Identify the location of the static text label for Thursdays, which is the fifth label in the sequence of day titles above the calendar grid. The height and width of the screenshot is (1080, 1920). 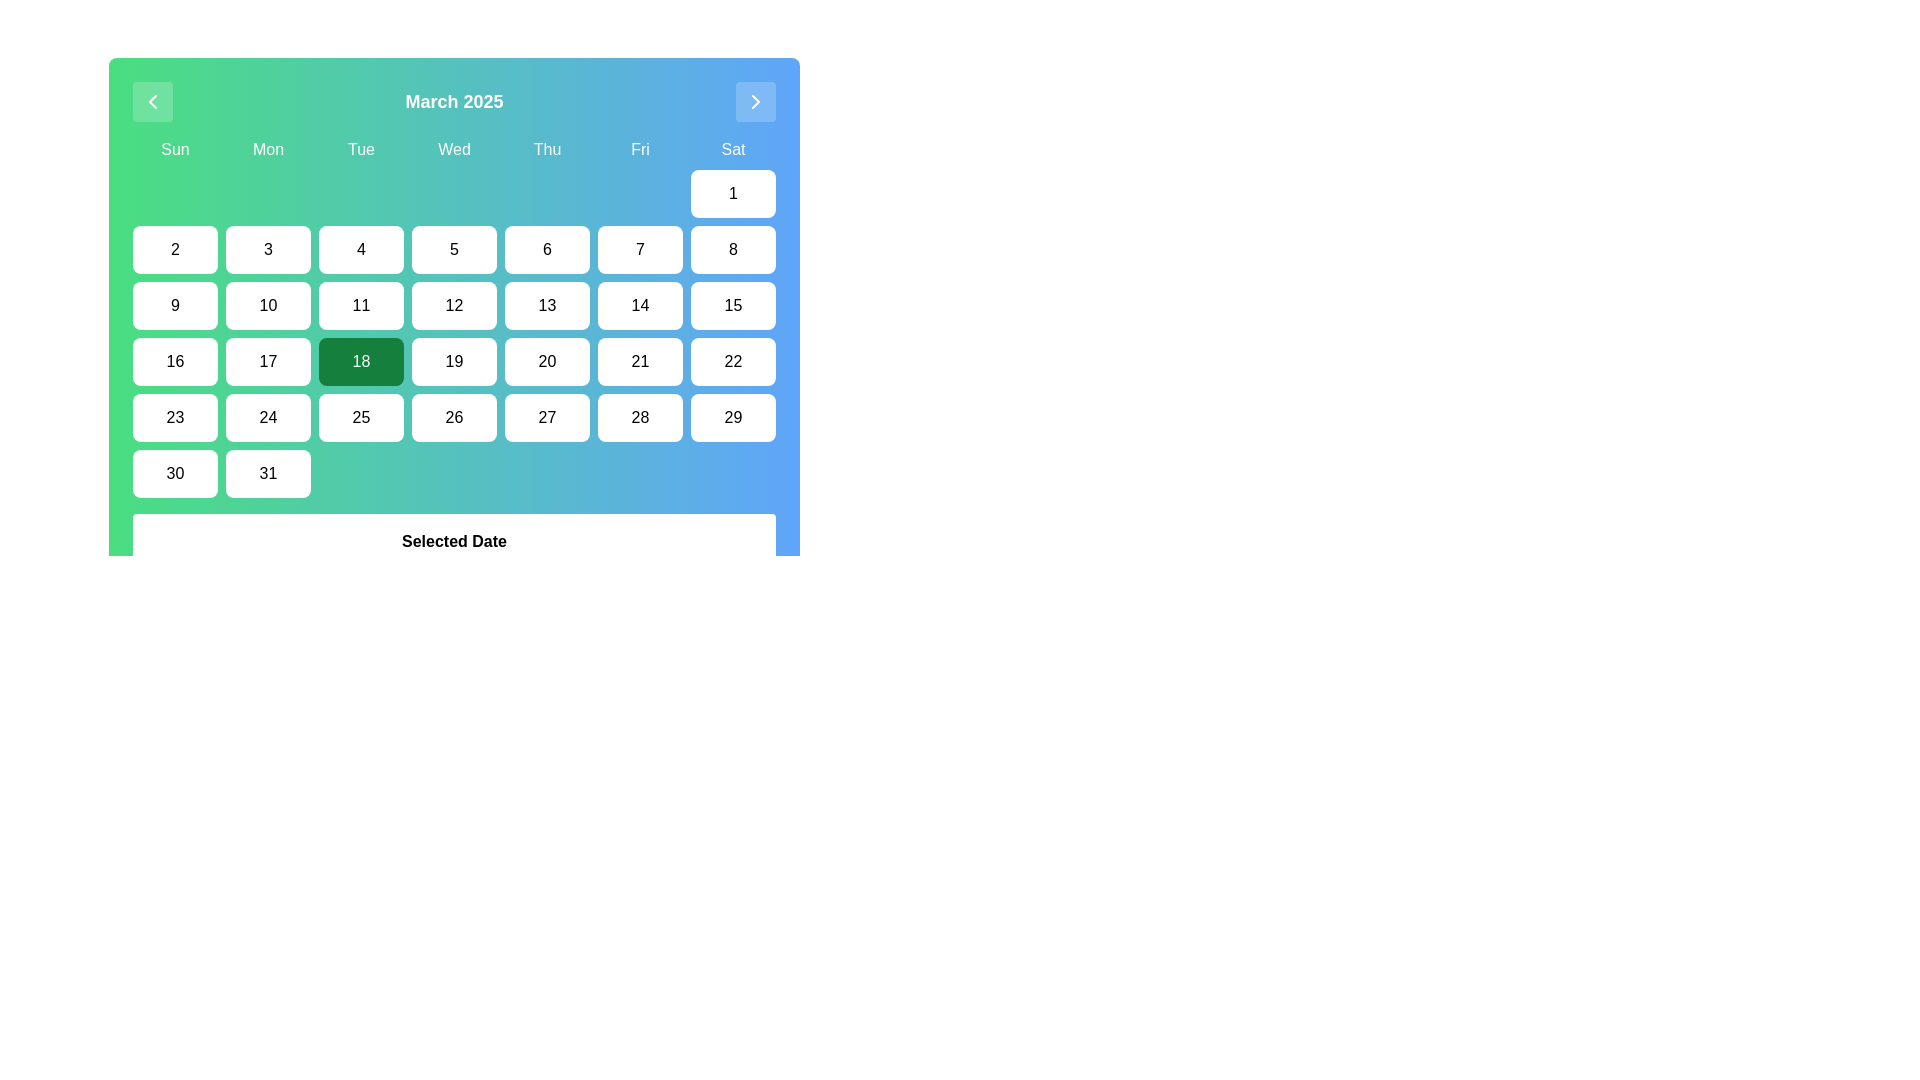
(547, 149).